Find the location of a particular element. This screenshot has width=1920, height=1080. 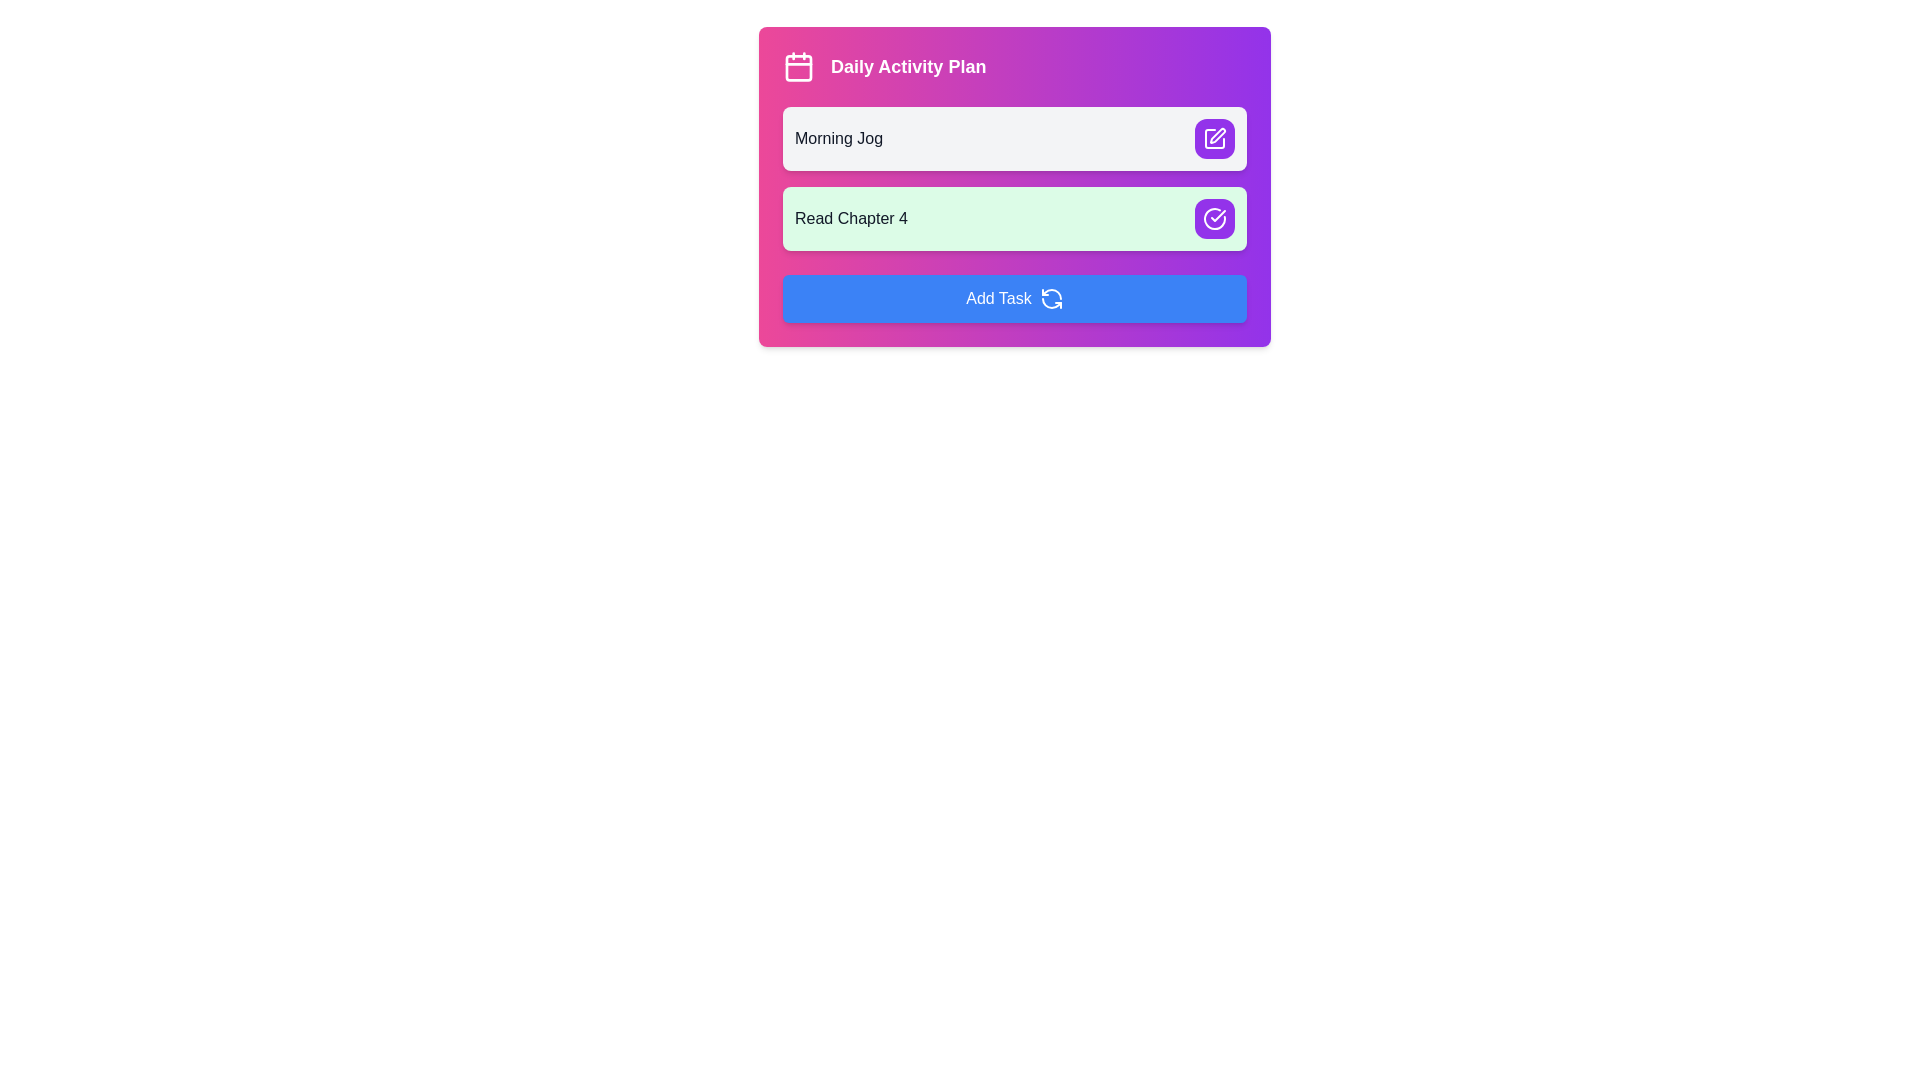

the pink decorative graphical element with rounded corners located within the top-left area of the calendar icon on the purple gradient banner titled 'Daily Activity Plan' is located at coordinates (797, 67).